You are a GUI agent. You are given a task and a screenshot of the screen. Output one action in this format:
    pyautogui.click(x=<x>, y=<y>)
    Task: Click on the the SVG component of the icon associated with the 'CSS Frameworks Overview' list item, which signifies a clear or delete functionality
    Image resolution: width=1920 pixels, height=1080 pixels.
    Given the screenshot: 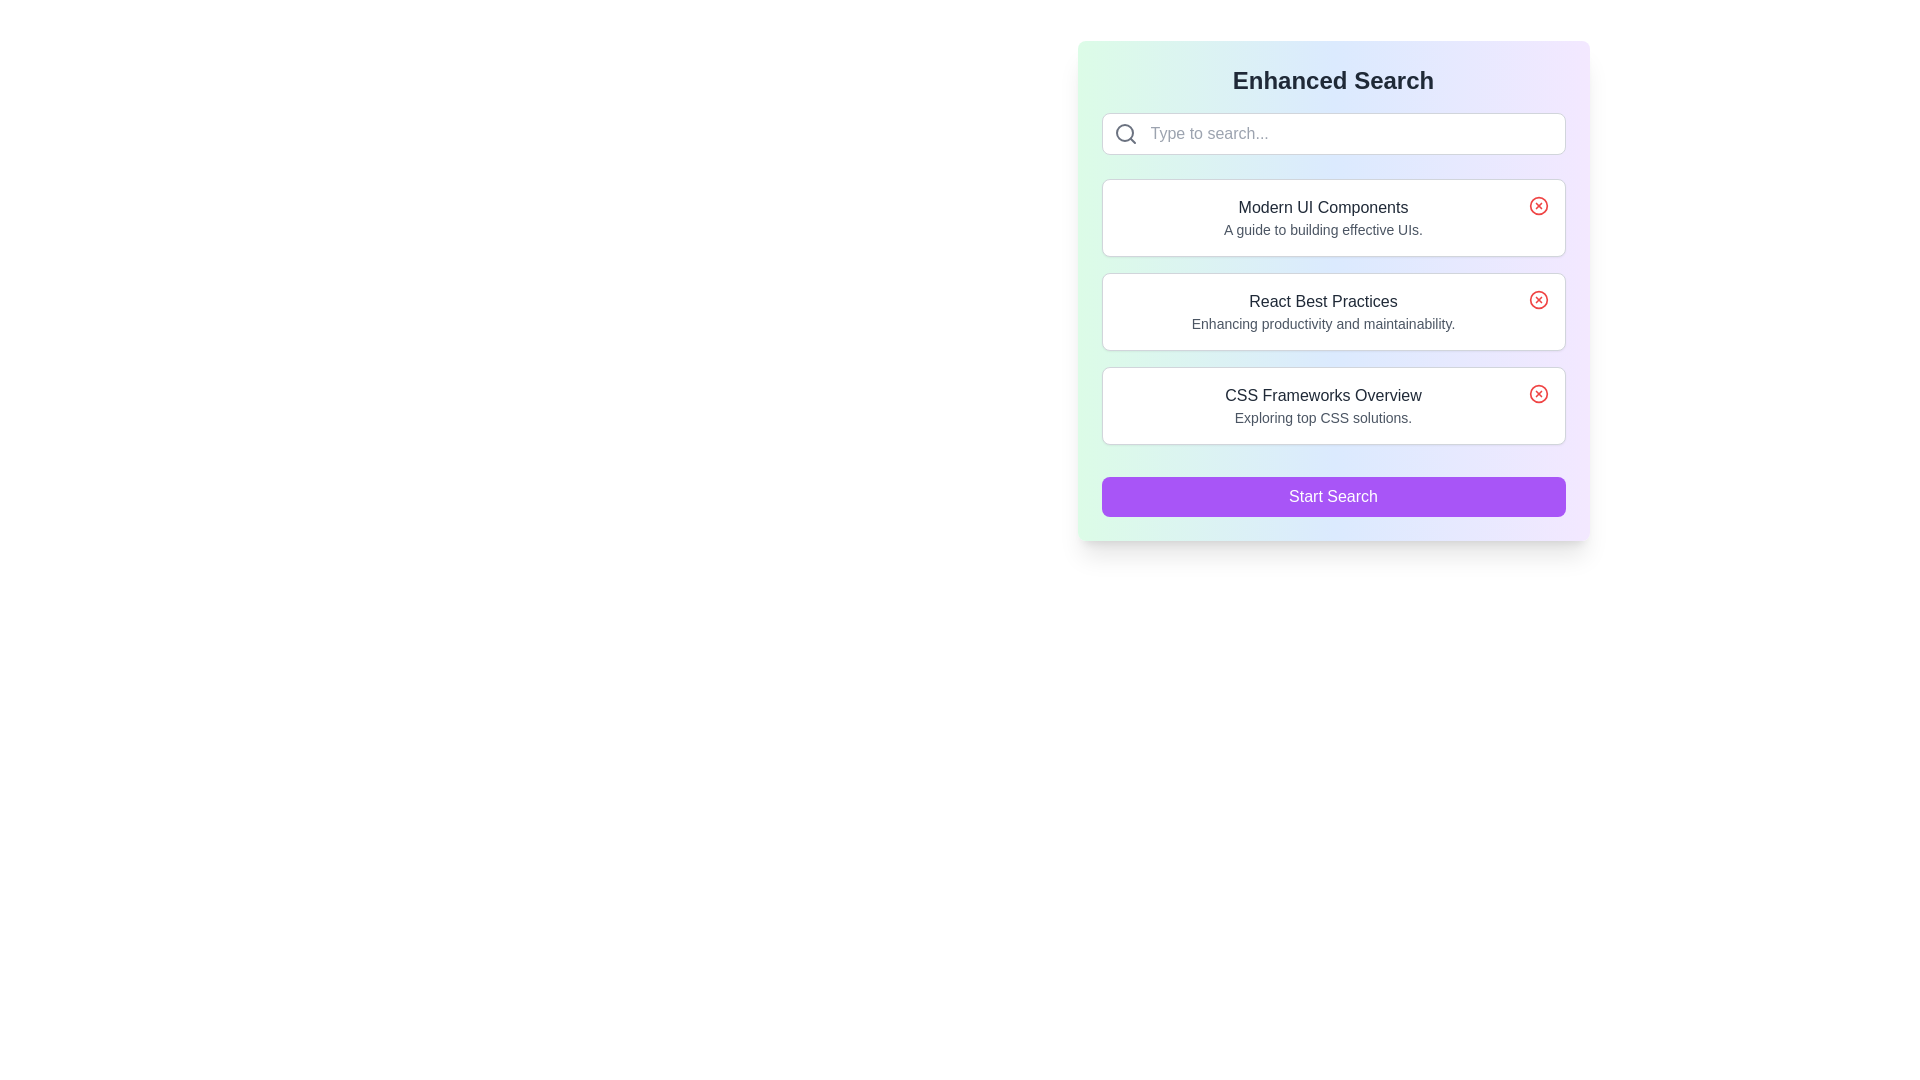 What is the action you would take?
    pyautogui.click(x=1537, y=393)
    